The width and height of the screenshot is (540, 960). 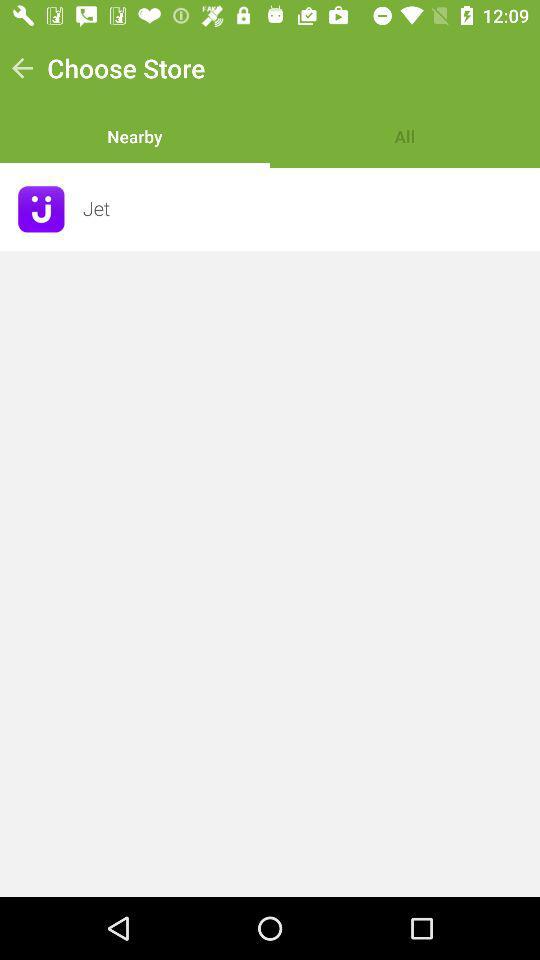 I want to click on icon above nearby icon, so click(x=126, y=68).